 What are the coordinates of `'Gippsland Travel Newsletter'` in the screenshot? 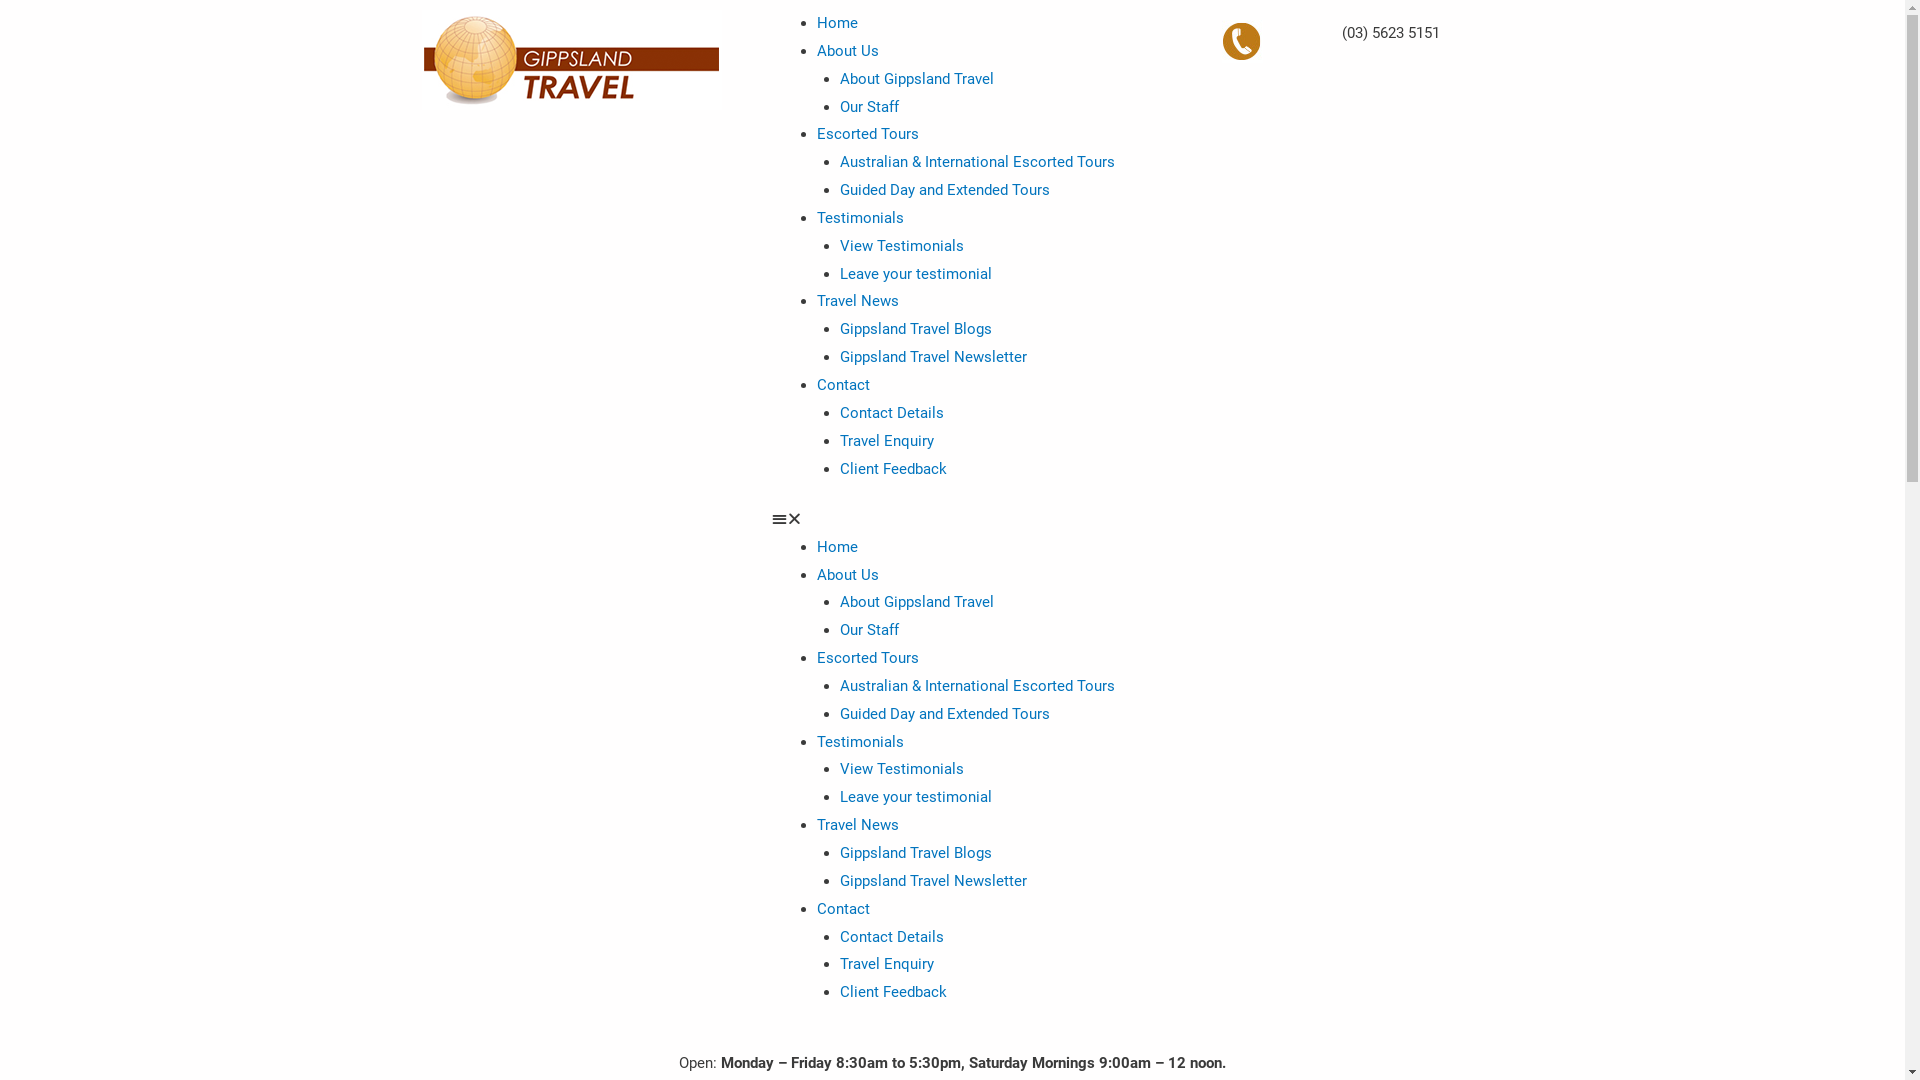 It's located at (932, 879).